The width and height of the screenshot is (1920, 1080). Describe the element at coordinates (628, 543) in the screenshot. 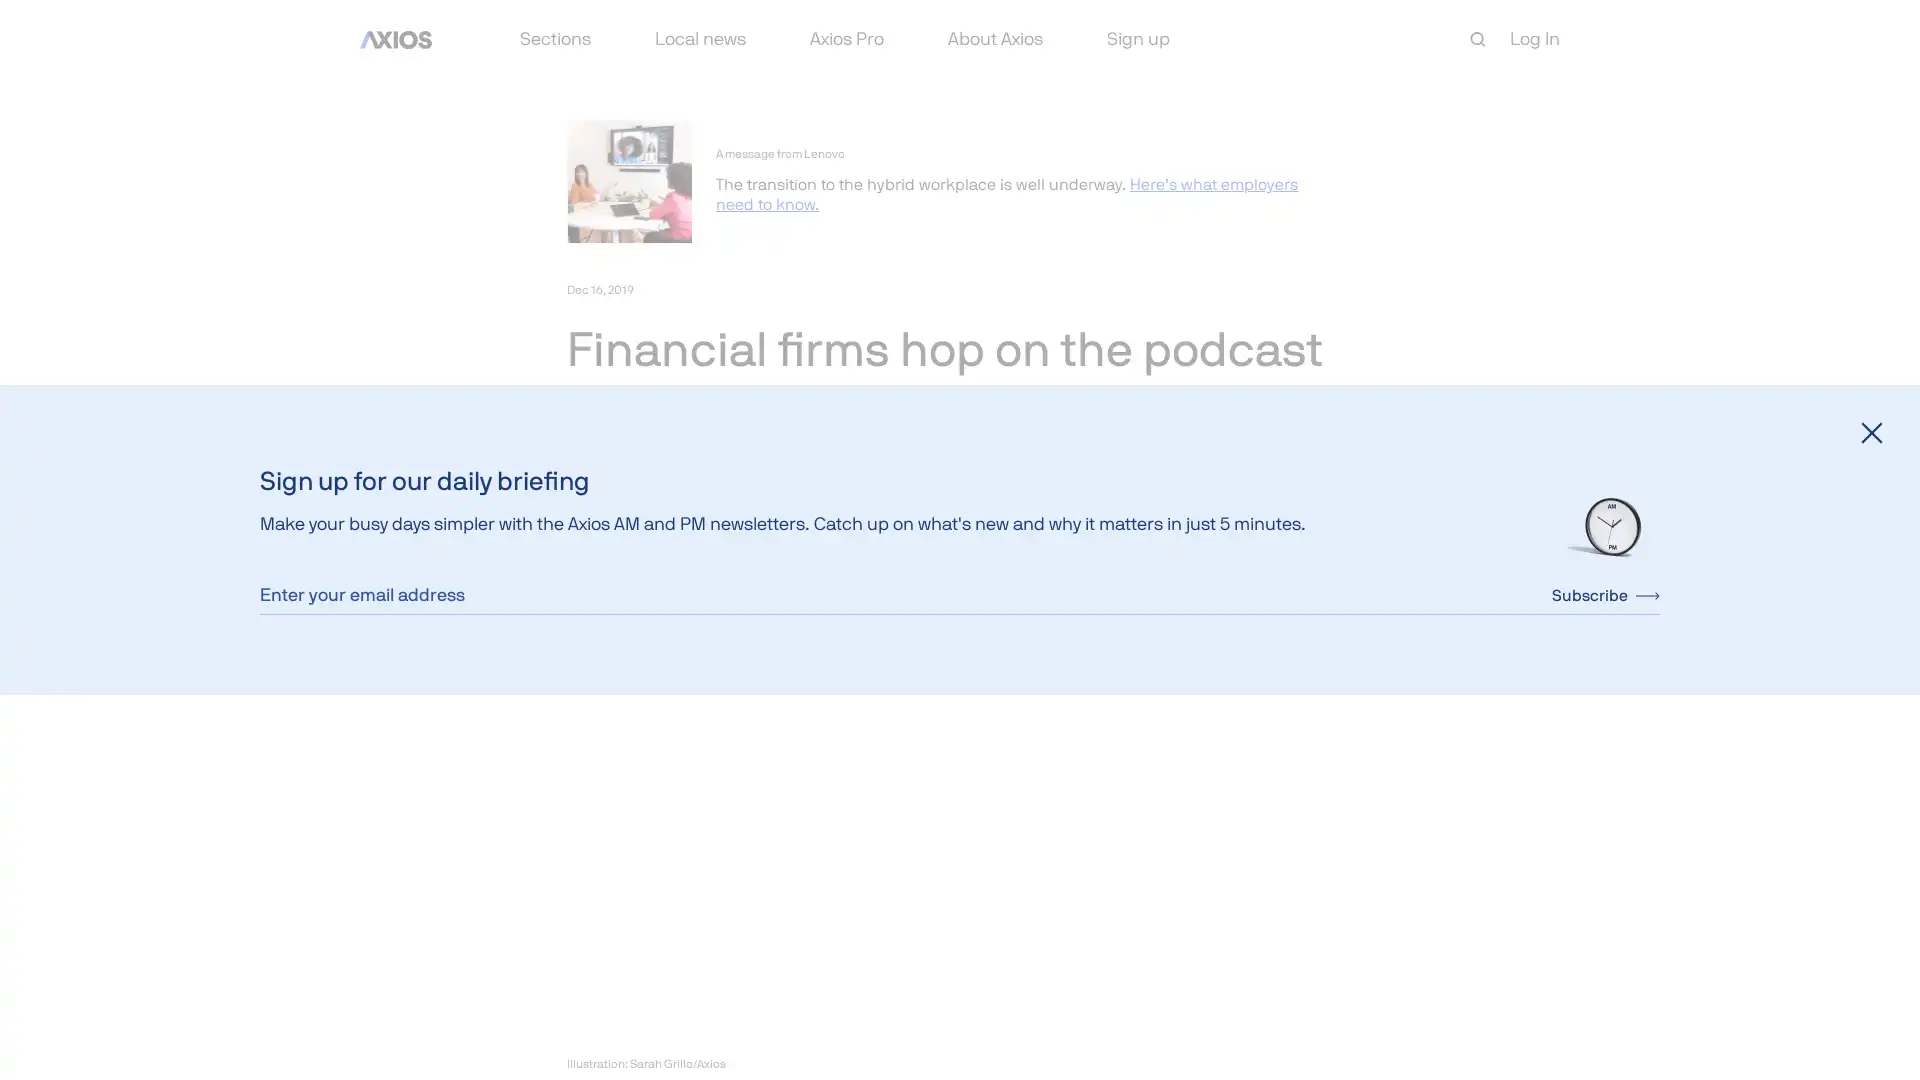

I see `twitter` at that location.